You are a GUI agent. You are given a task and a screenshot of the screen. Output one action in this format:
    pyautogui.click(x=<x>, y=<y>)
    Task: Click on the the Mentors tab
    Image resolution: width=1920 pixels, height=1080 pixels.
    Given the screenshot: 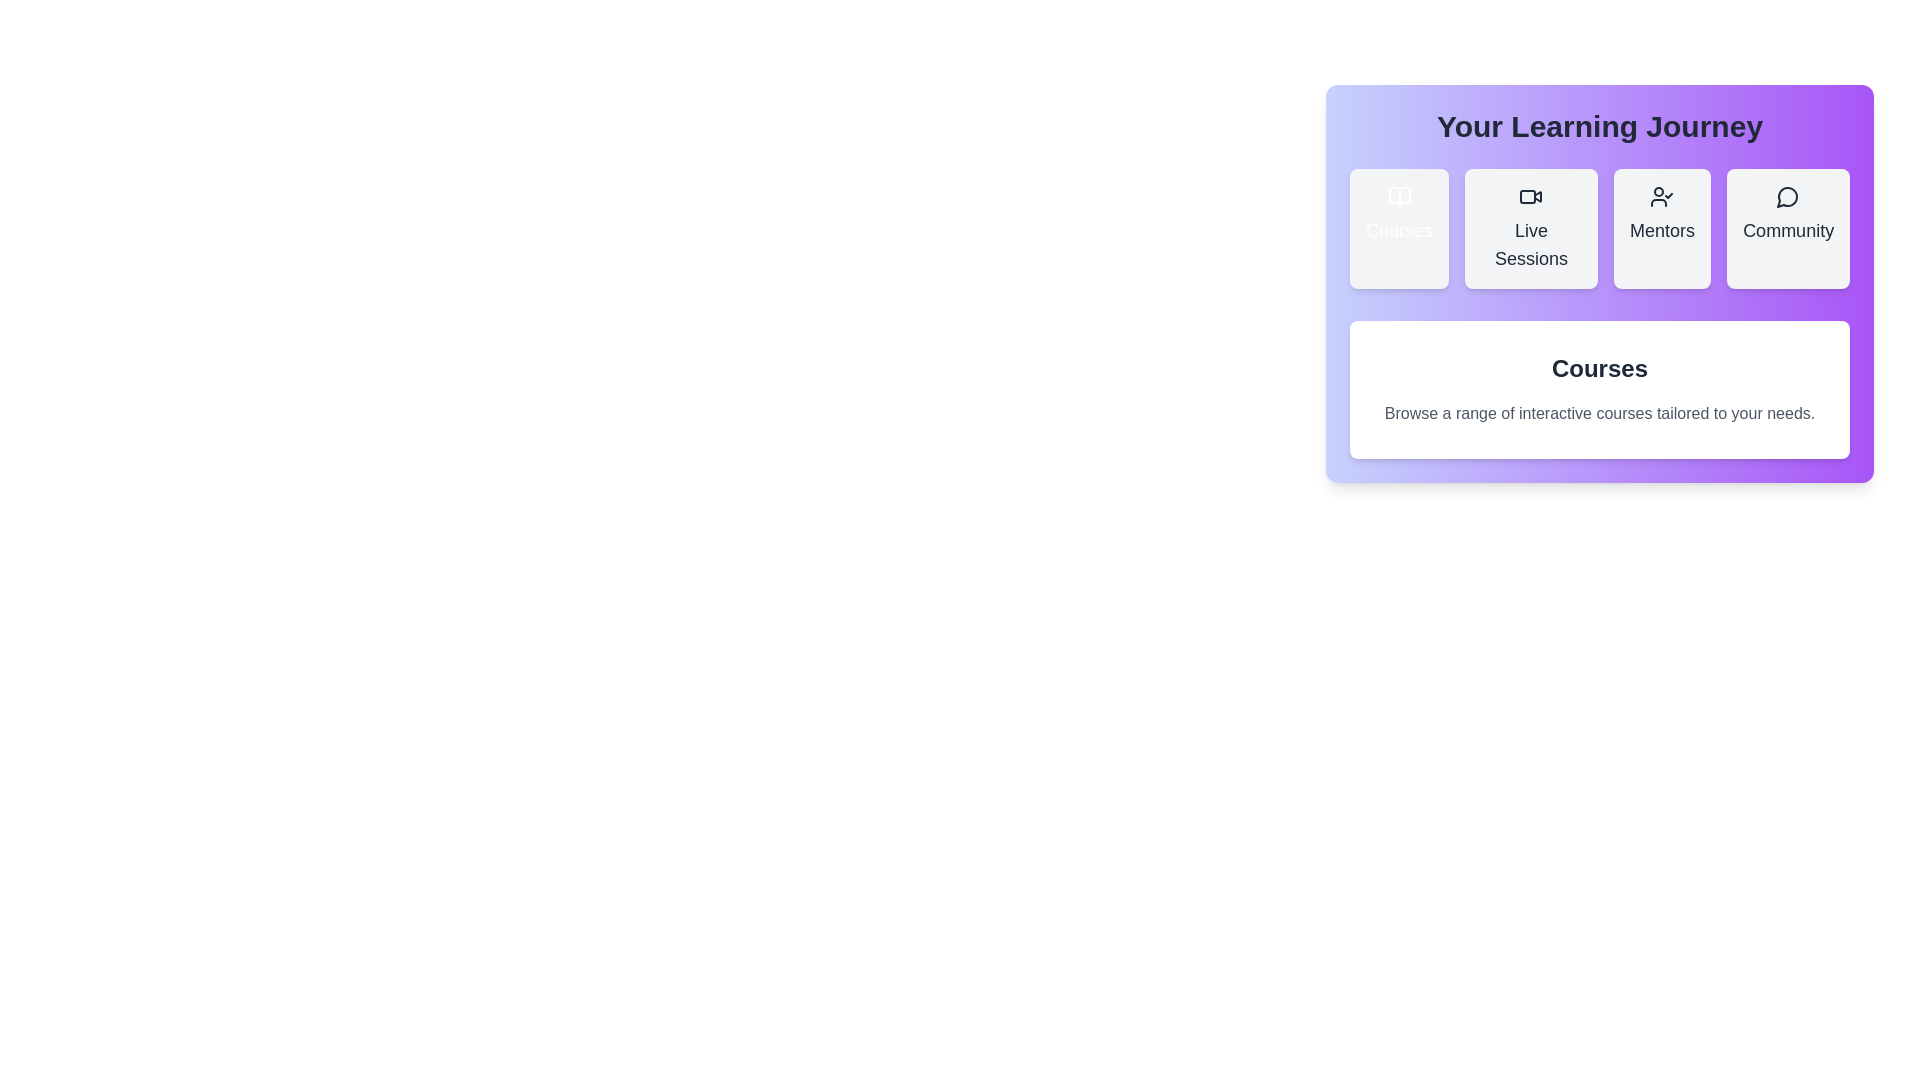 What is the action you would take?
    pyautogui.click(x=1662, y=227)
    